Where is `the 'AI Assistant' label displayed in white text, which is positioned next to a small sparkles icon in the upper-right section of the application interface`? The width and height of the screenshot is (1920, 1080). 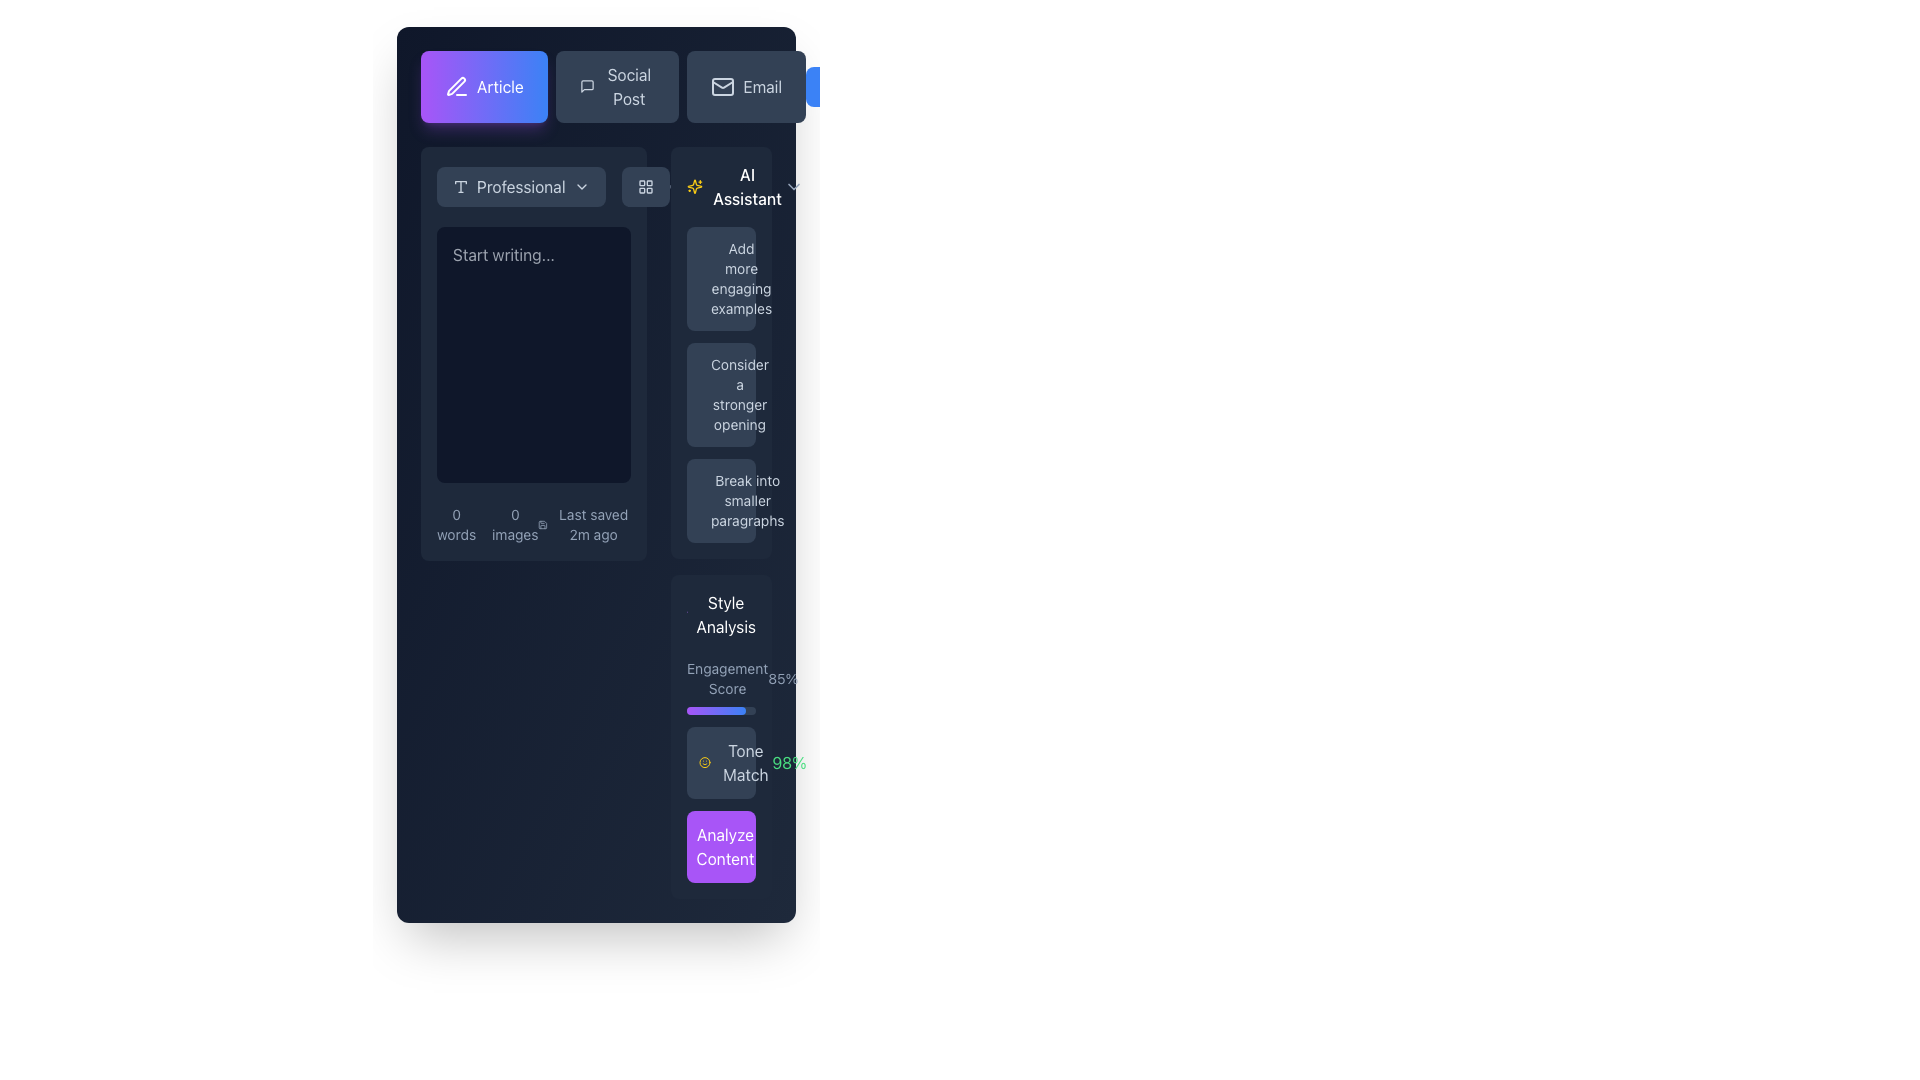 the 'AI Assistant' label displayed in white text, which is positioned next to a small sparkles icon in the upper-right section of the application interface is located at coordinates (746, 186).